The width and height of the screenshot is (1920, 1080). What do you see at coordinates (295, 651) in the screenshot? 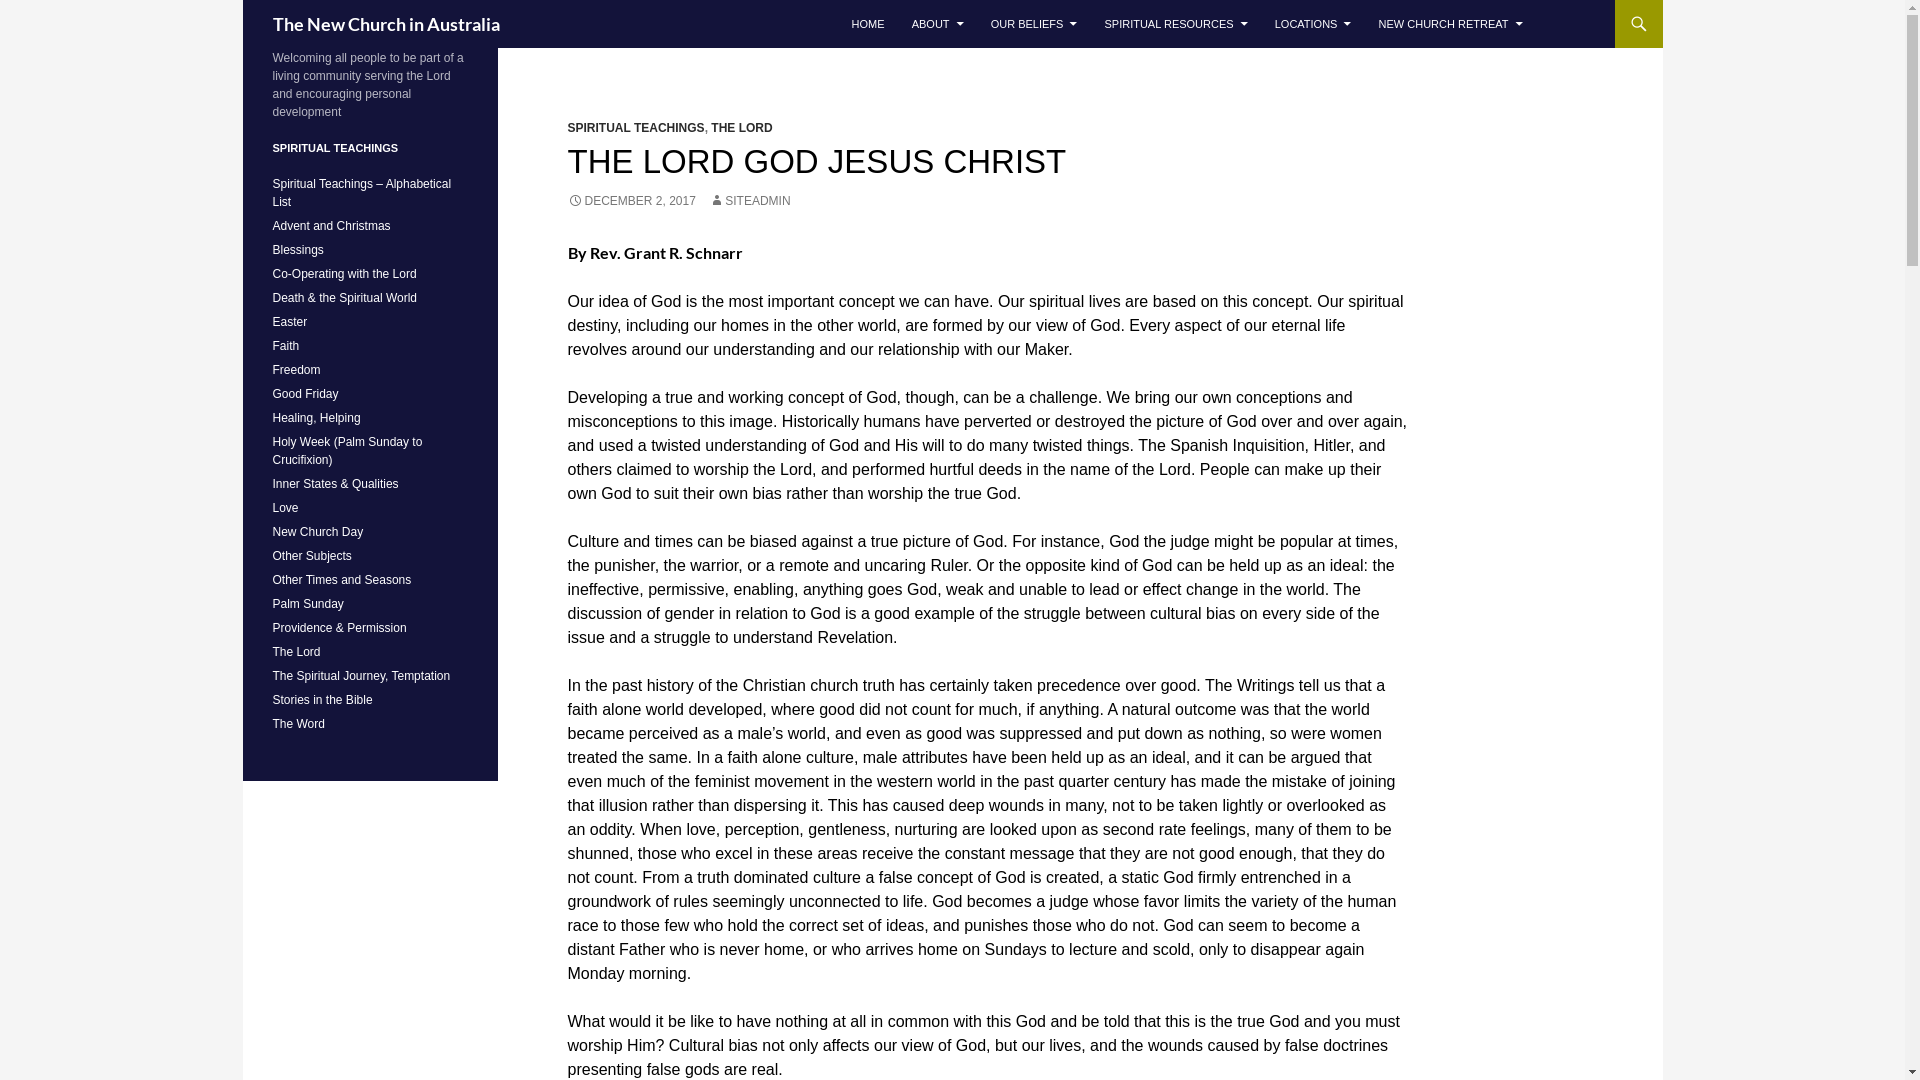
I see `'The Lord'` at bounding box center [295, 651].